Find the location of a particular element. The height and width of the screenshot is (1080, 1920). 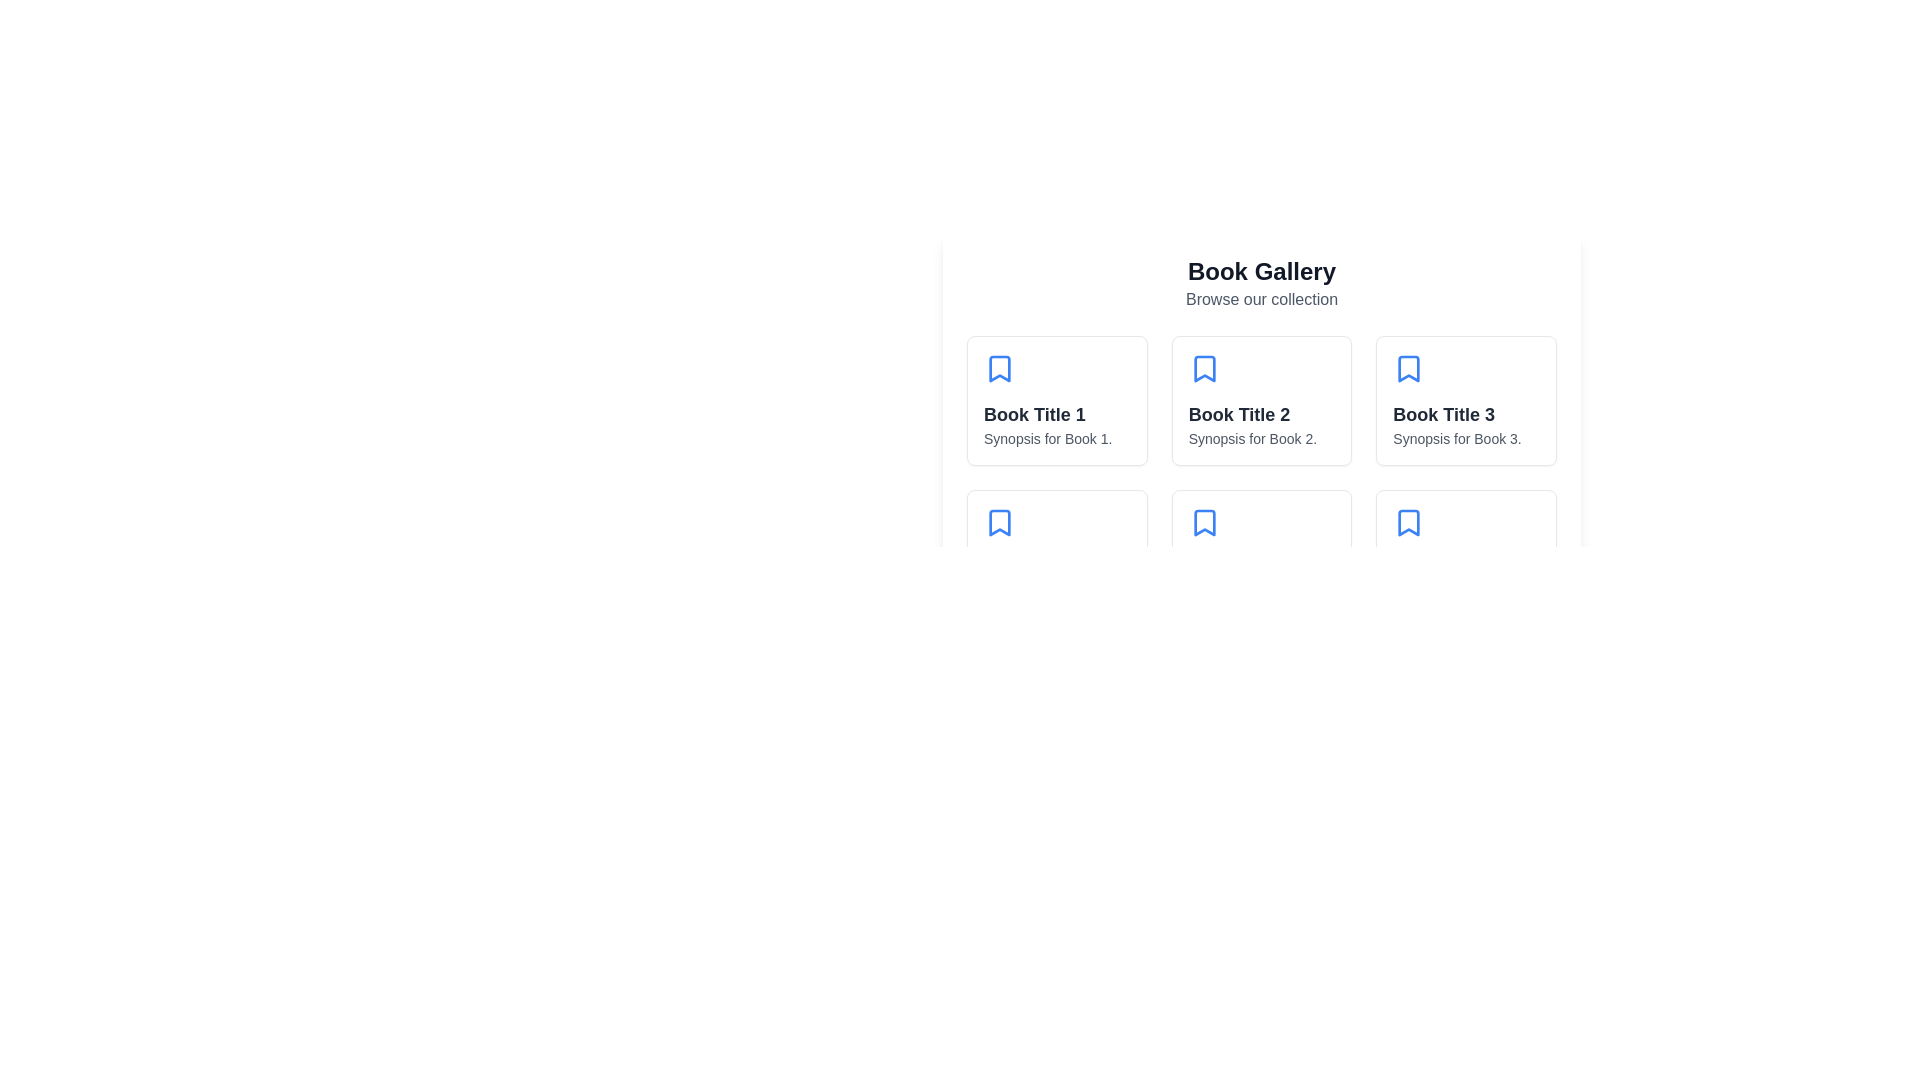

the Card component for an item is located at coordinates (1466, 555).